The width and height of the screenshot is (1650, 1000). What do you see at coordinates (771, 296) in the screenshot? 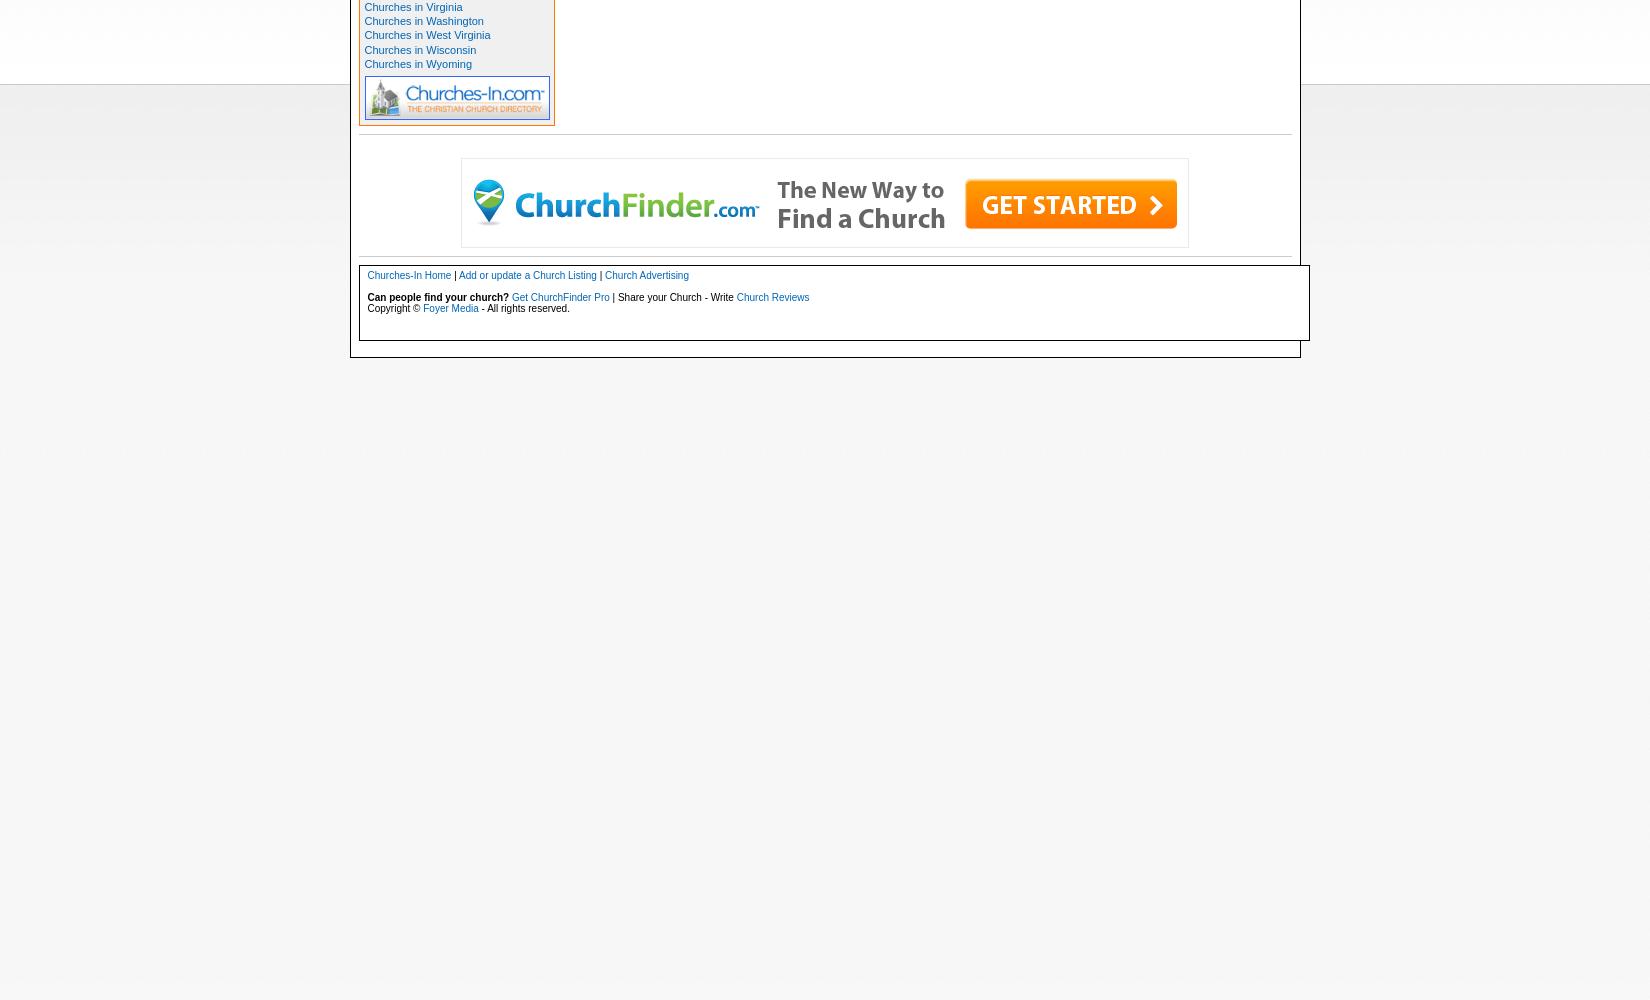
I see `'Church Reviews'` at bounding box center [771, 296].